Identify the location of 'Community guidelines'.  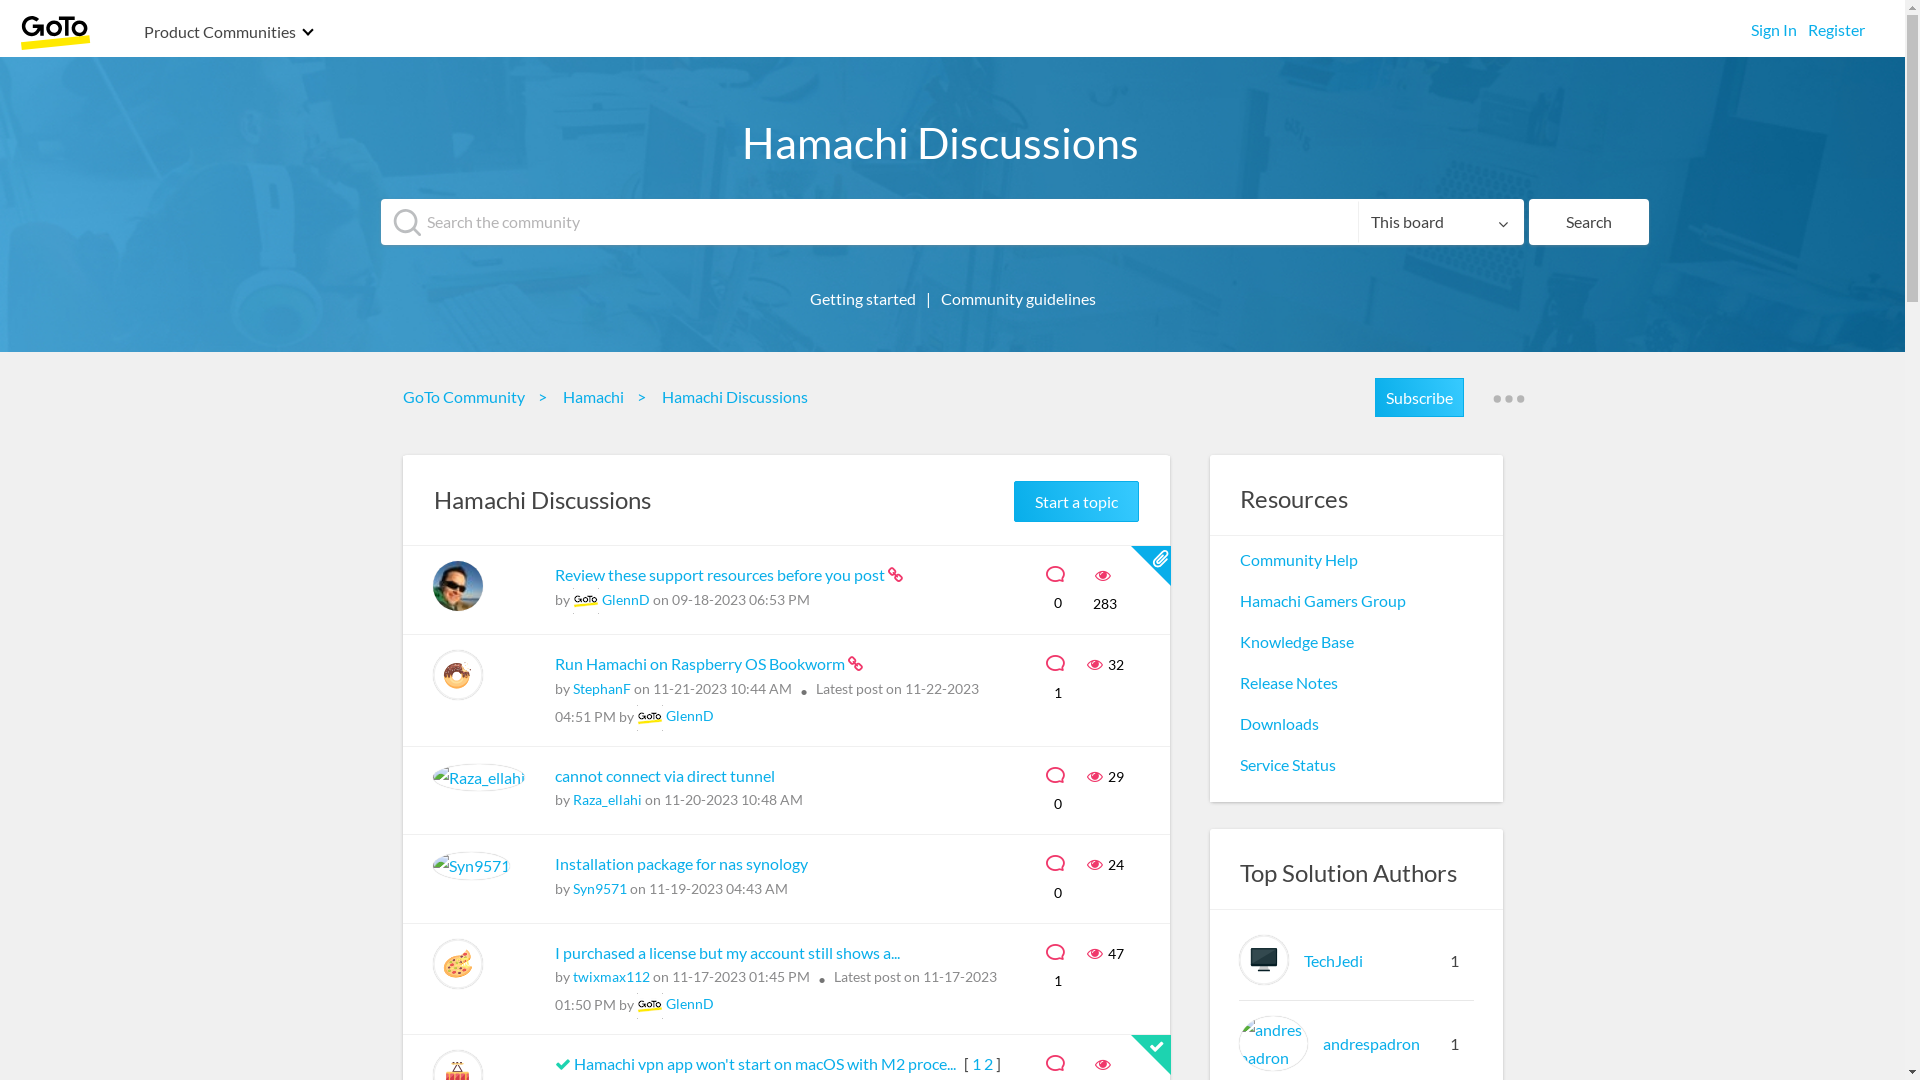
(1018, 298).